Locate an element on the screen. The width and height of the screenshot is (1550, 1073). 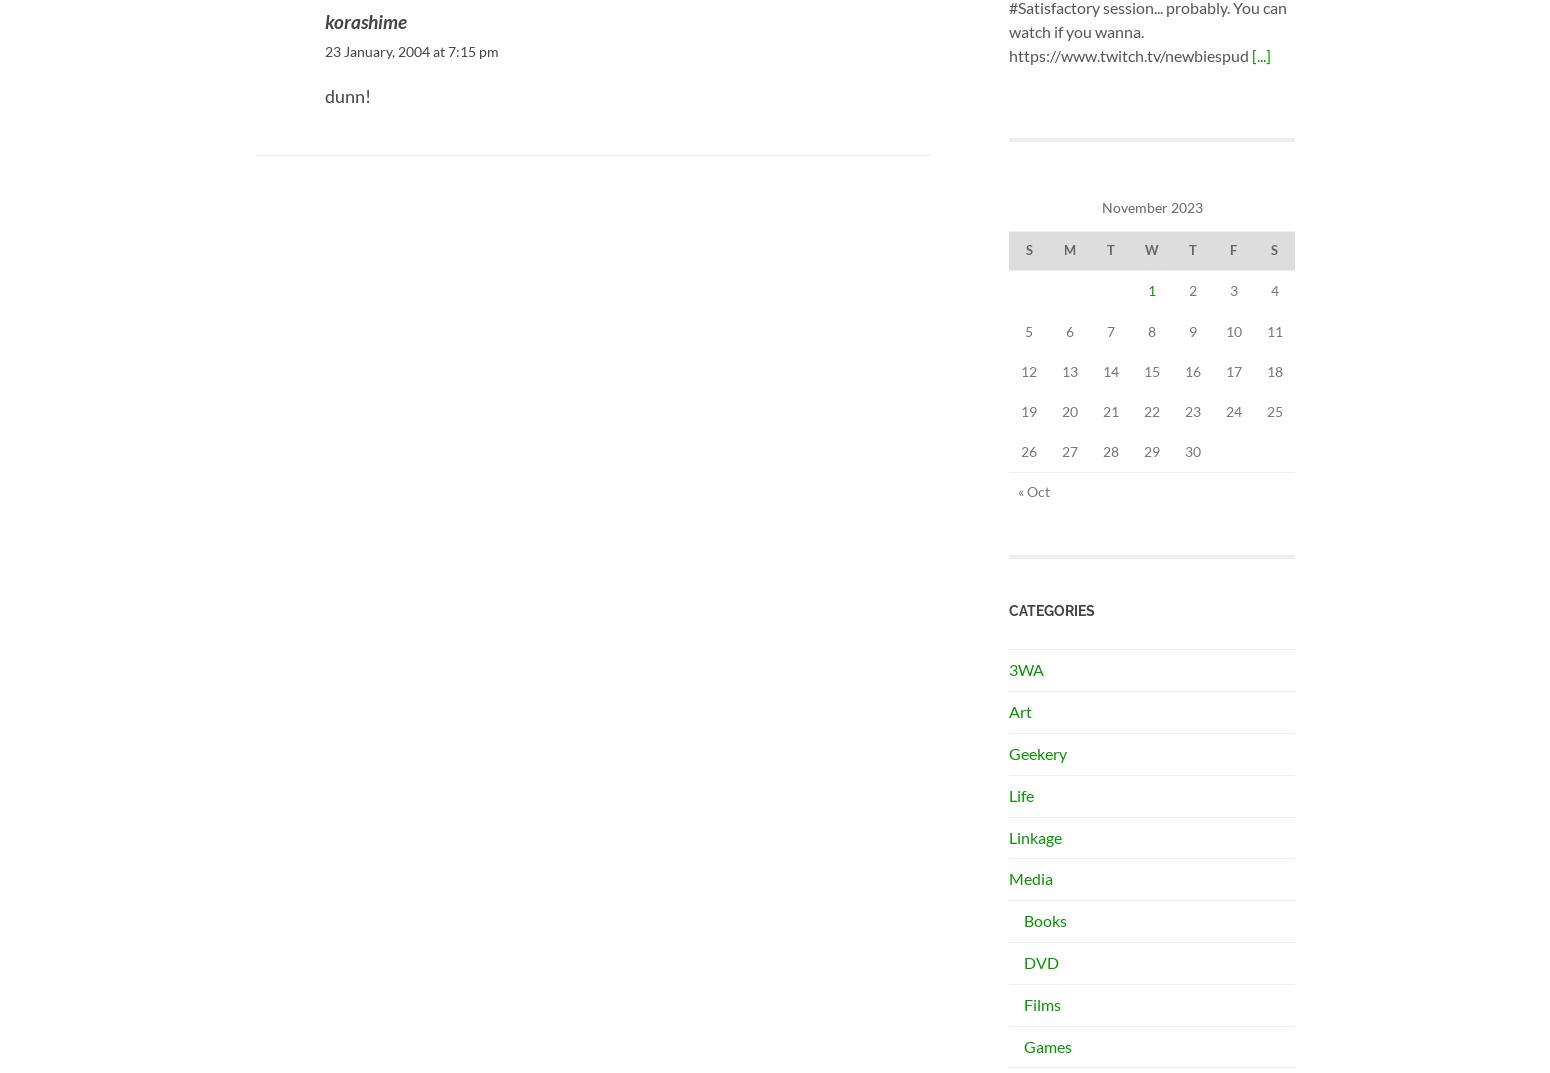
'Books' is located at coordinates (1045, 920).